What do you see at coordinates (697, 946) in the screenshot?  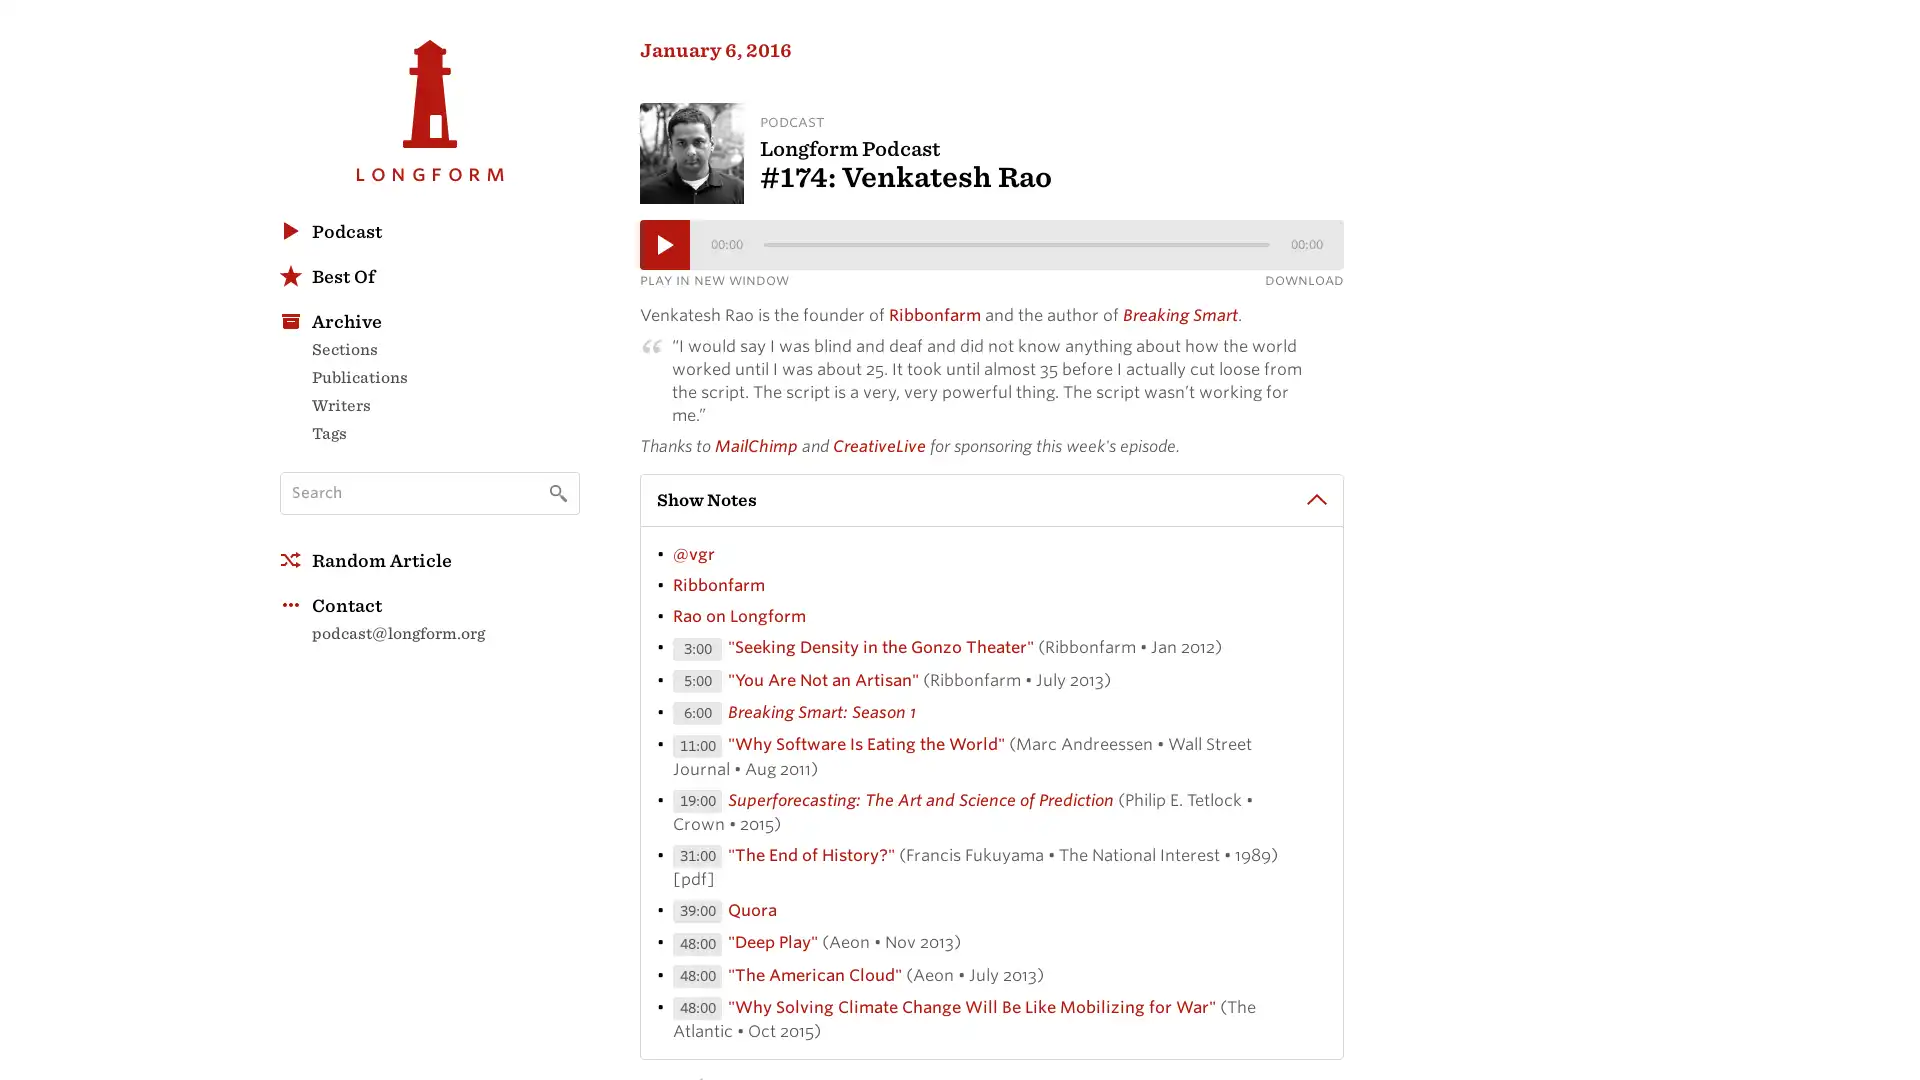 I see `48:00` at bounding box center [697, 946].